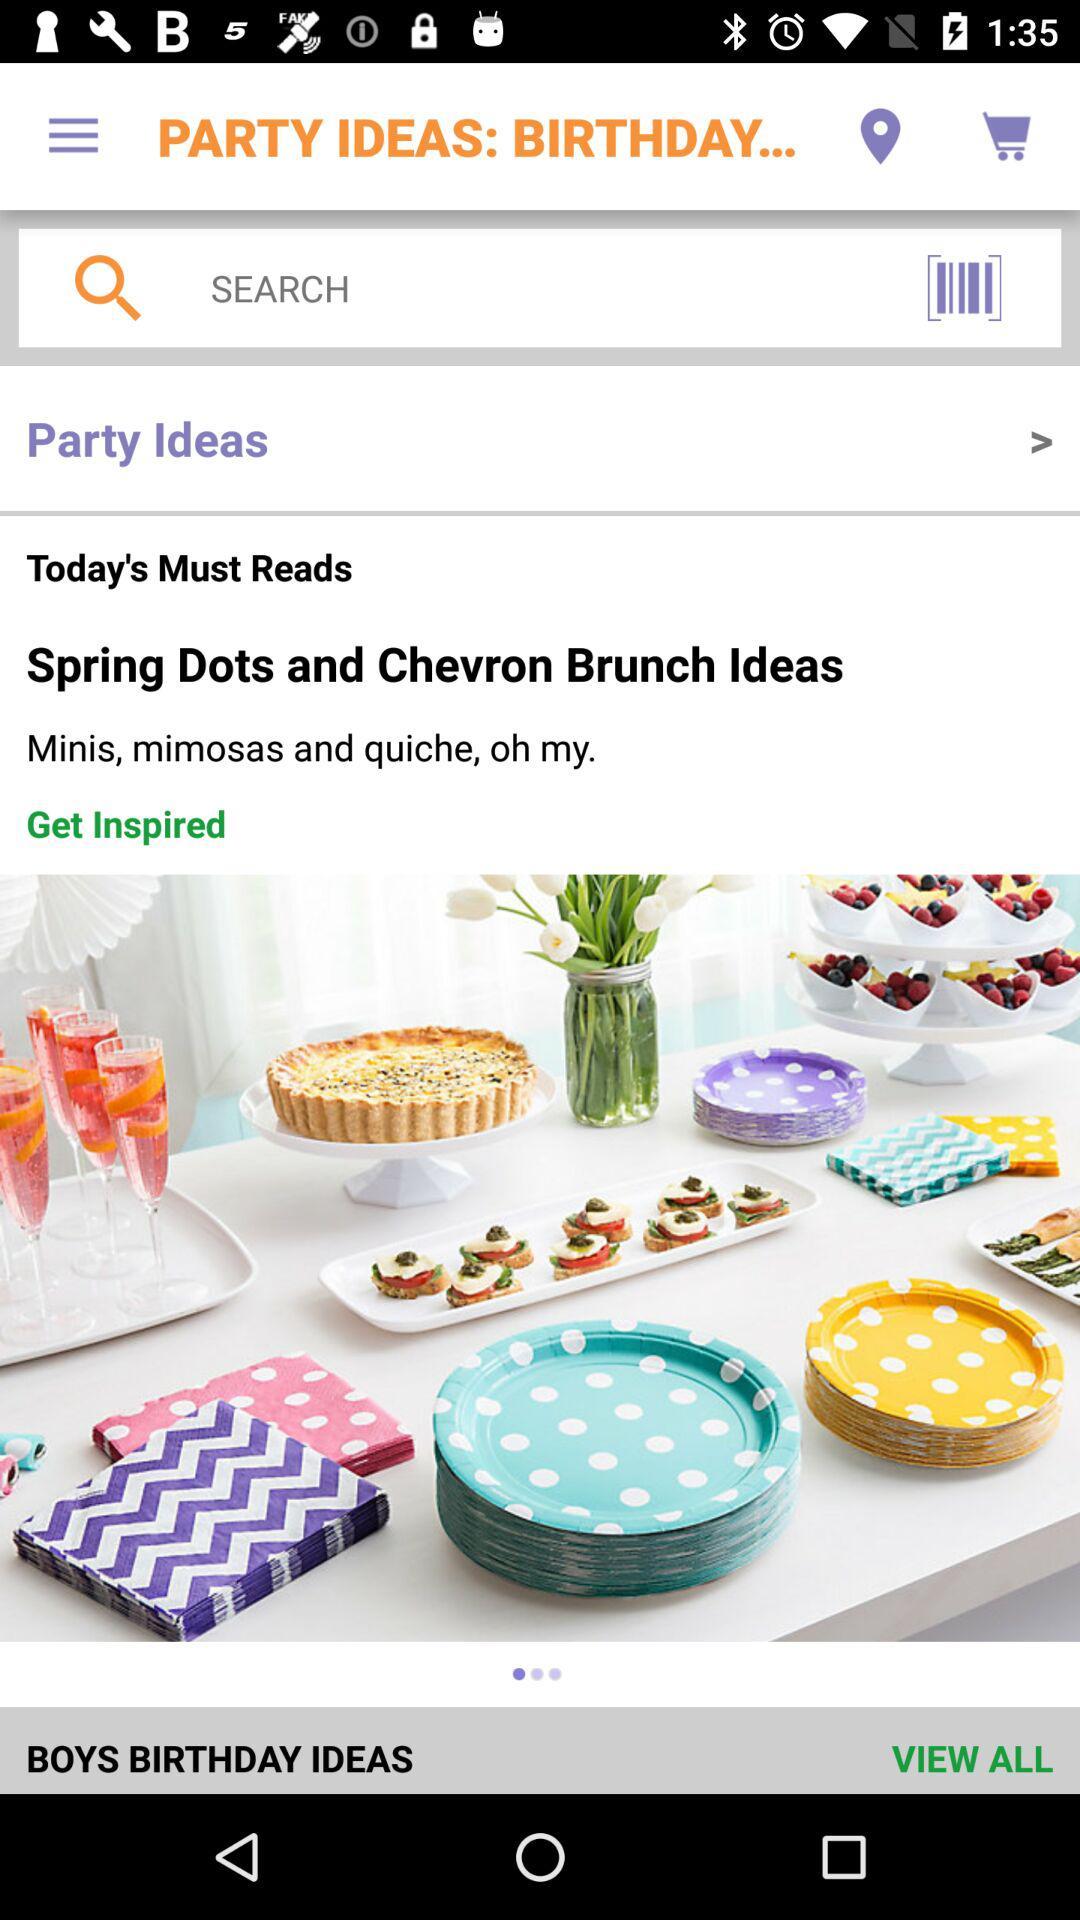 The height and width of the screenshot is (1920, 1080). Describe the element at coordinates (531, 287) in the screenshot. I see `the item above the party ideas icon` at that location.